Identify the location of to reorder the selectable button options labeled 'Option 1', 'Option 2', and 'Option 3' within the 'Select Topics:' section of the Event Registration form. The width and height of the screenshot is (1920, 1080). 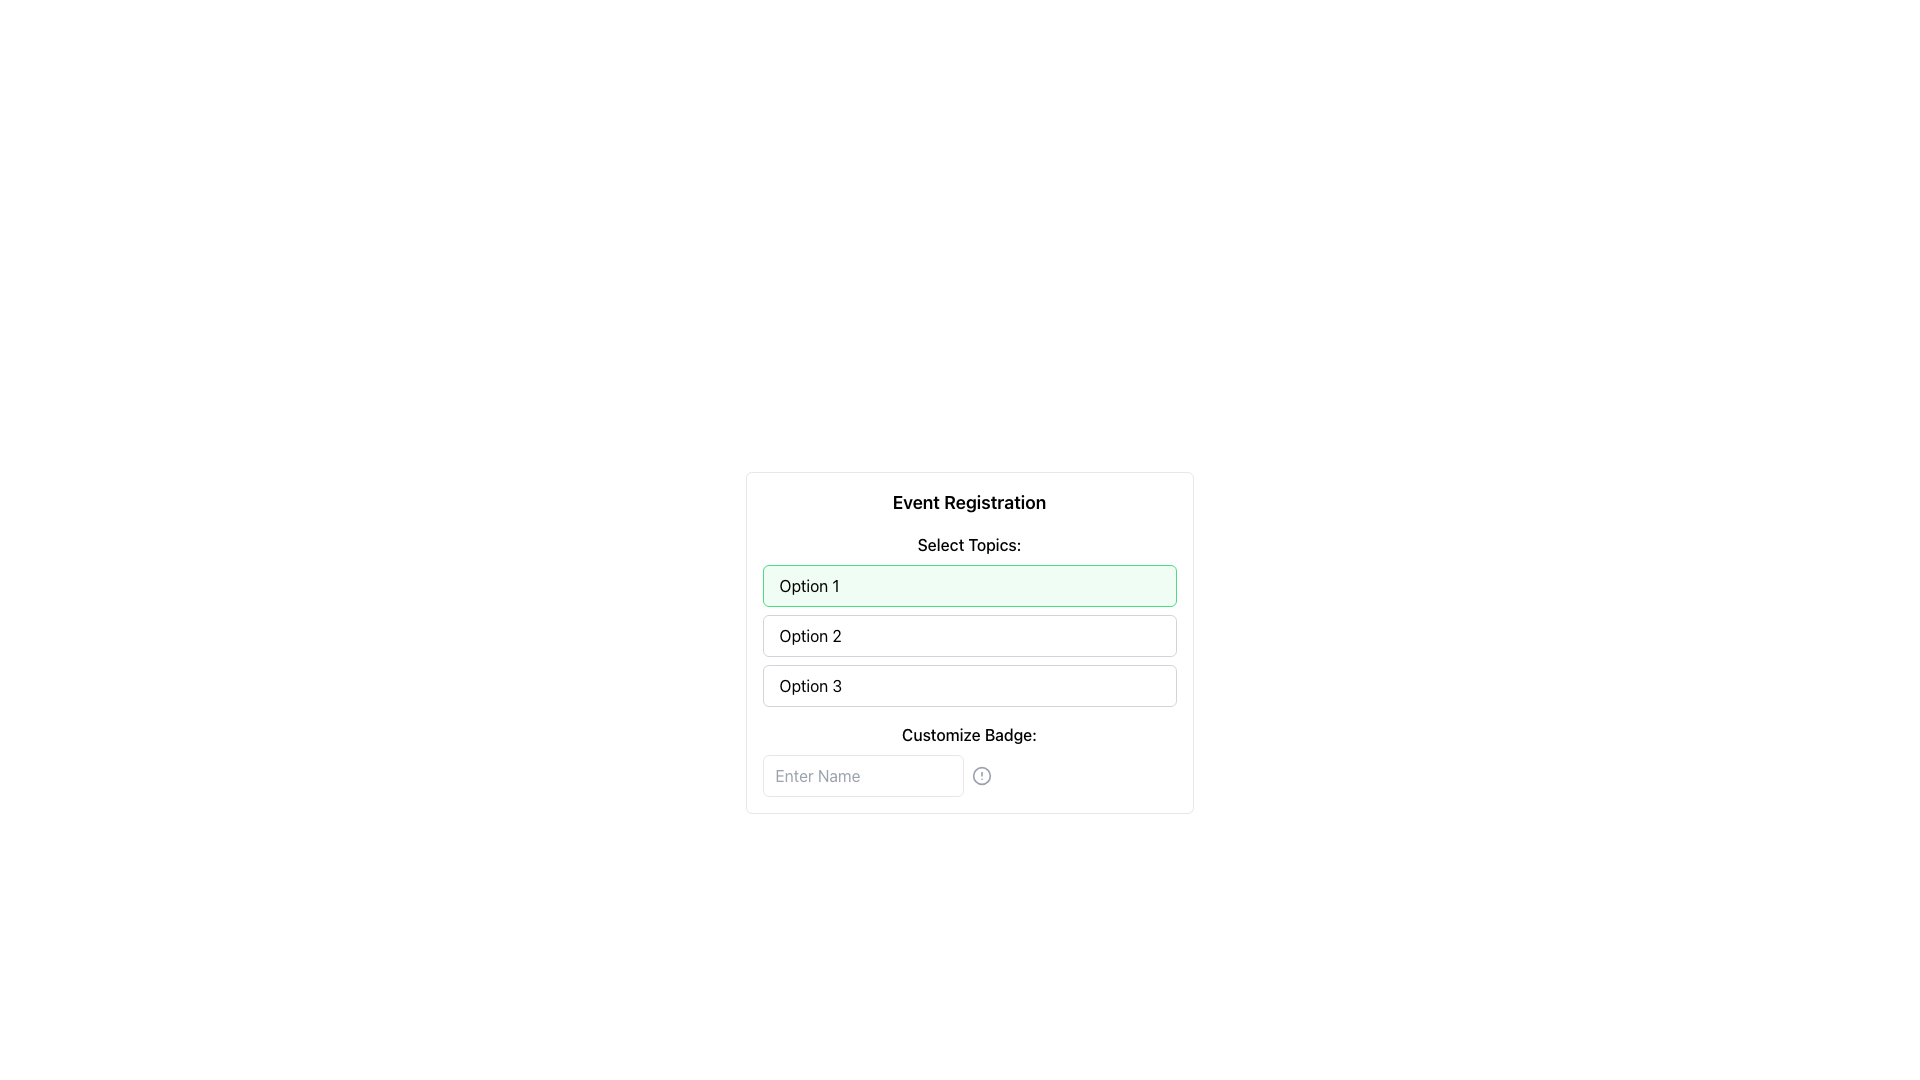
(969, 619).